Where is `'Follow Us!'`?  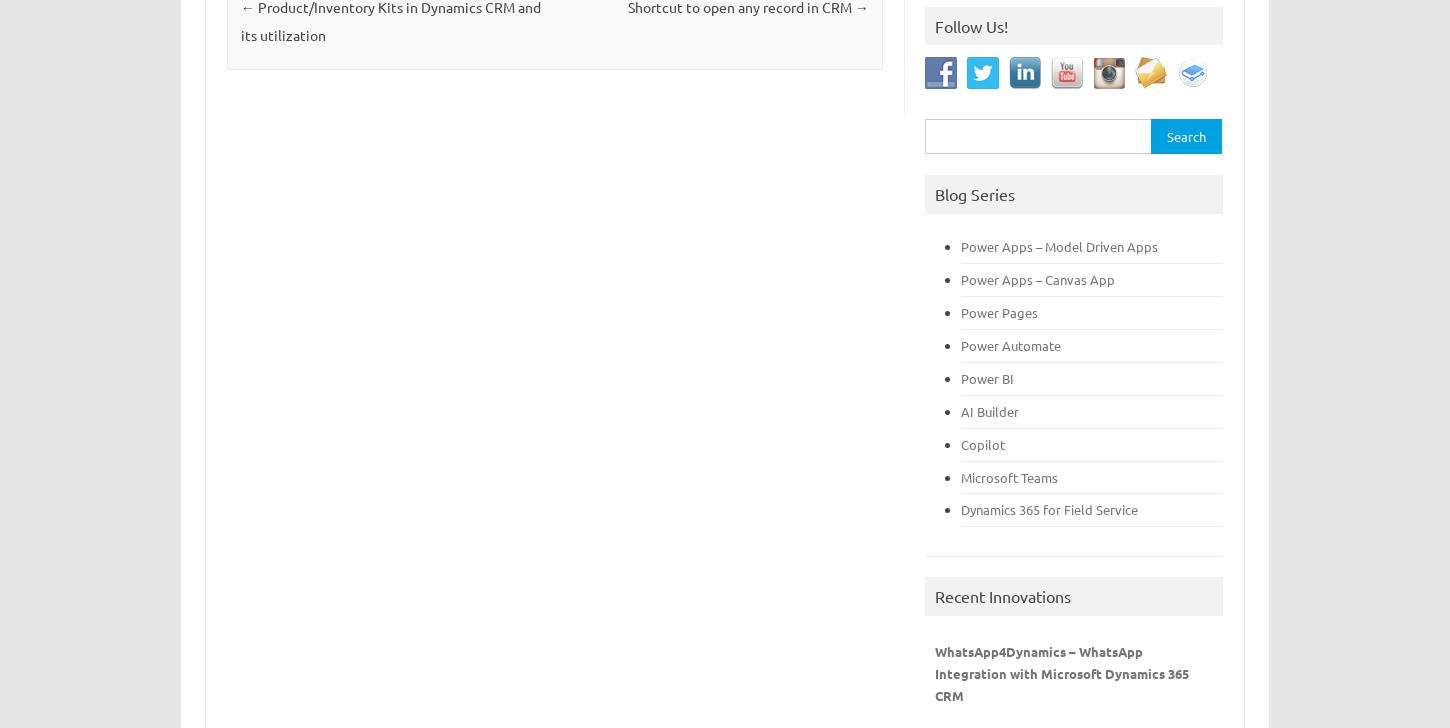 'Follow Us!' is located at coordinates (971, 25).